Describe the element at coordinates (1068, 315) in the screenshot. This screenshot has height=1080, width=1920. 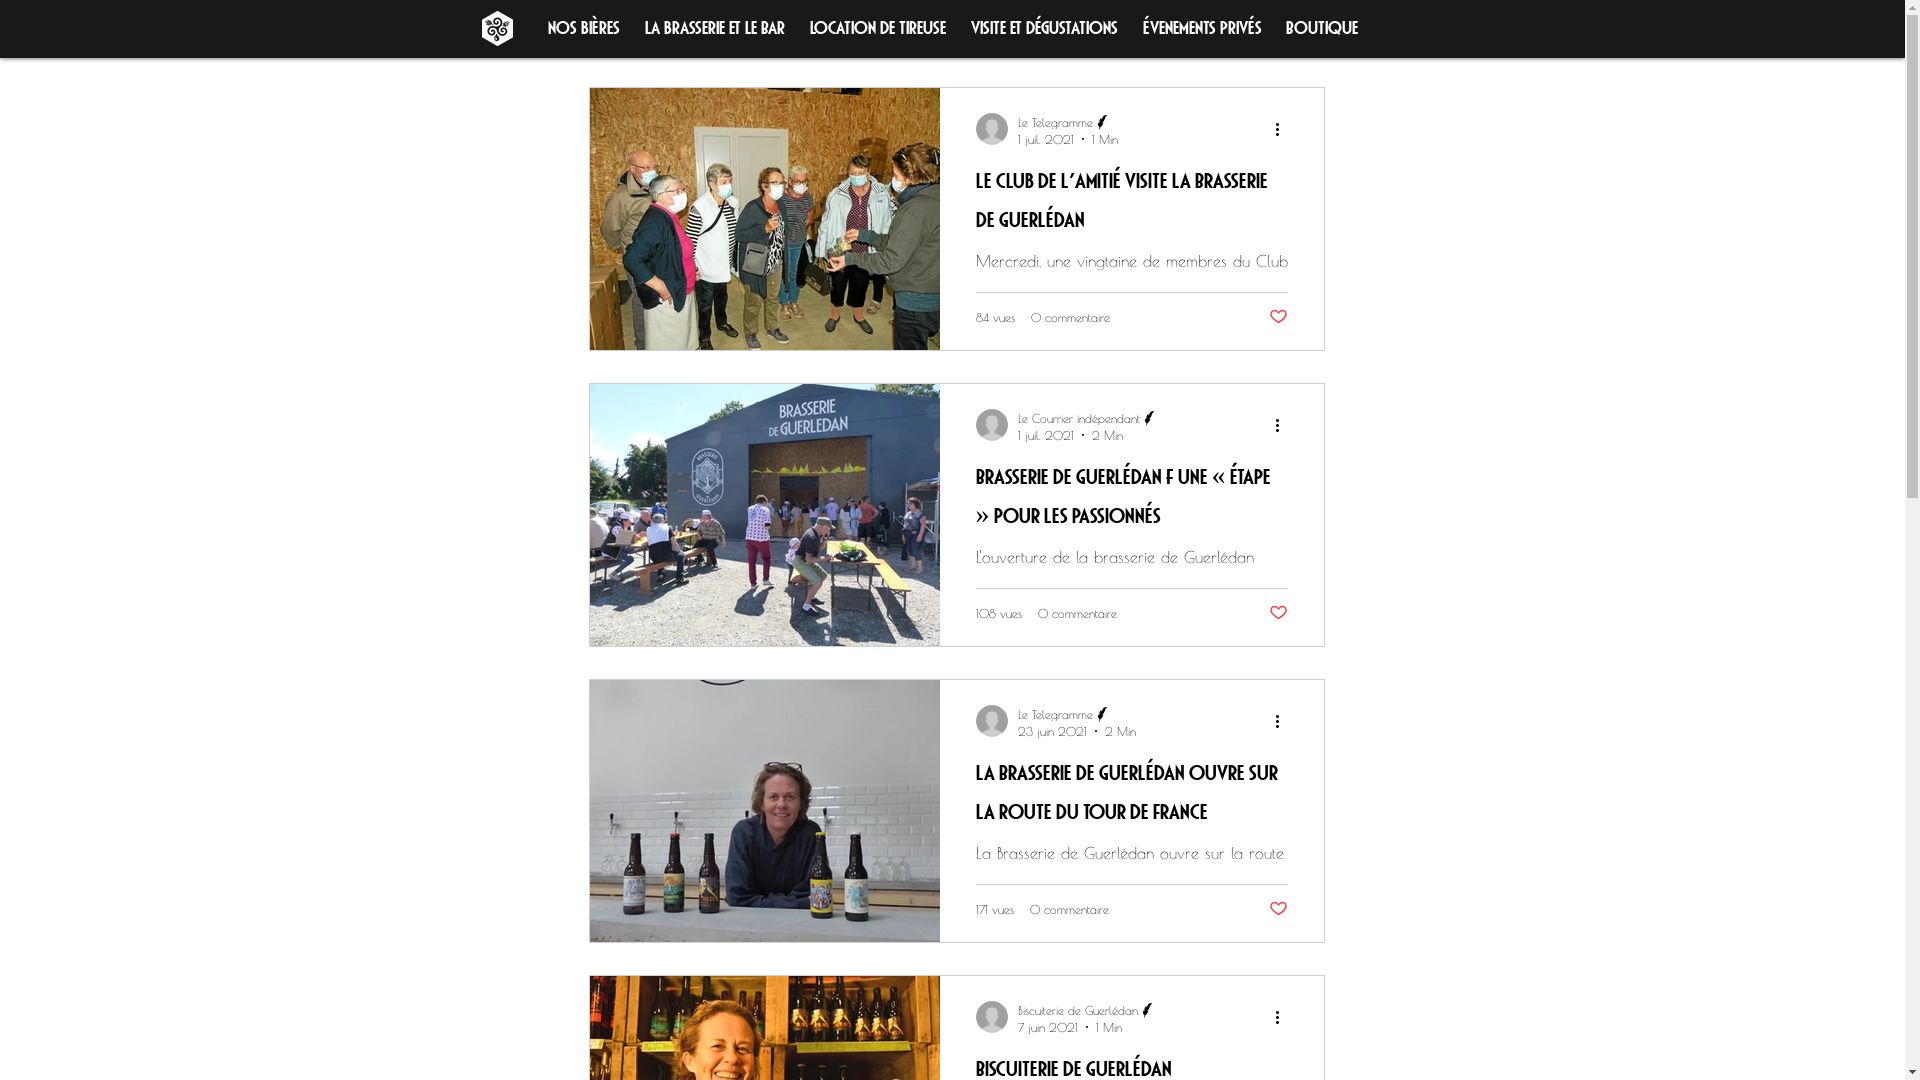
I see `'0 commentaire'` at that location.